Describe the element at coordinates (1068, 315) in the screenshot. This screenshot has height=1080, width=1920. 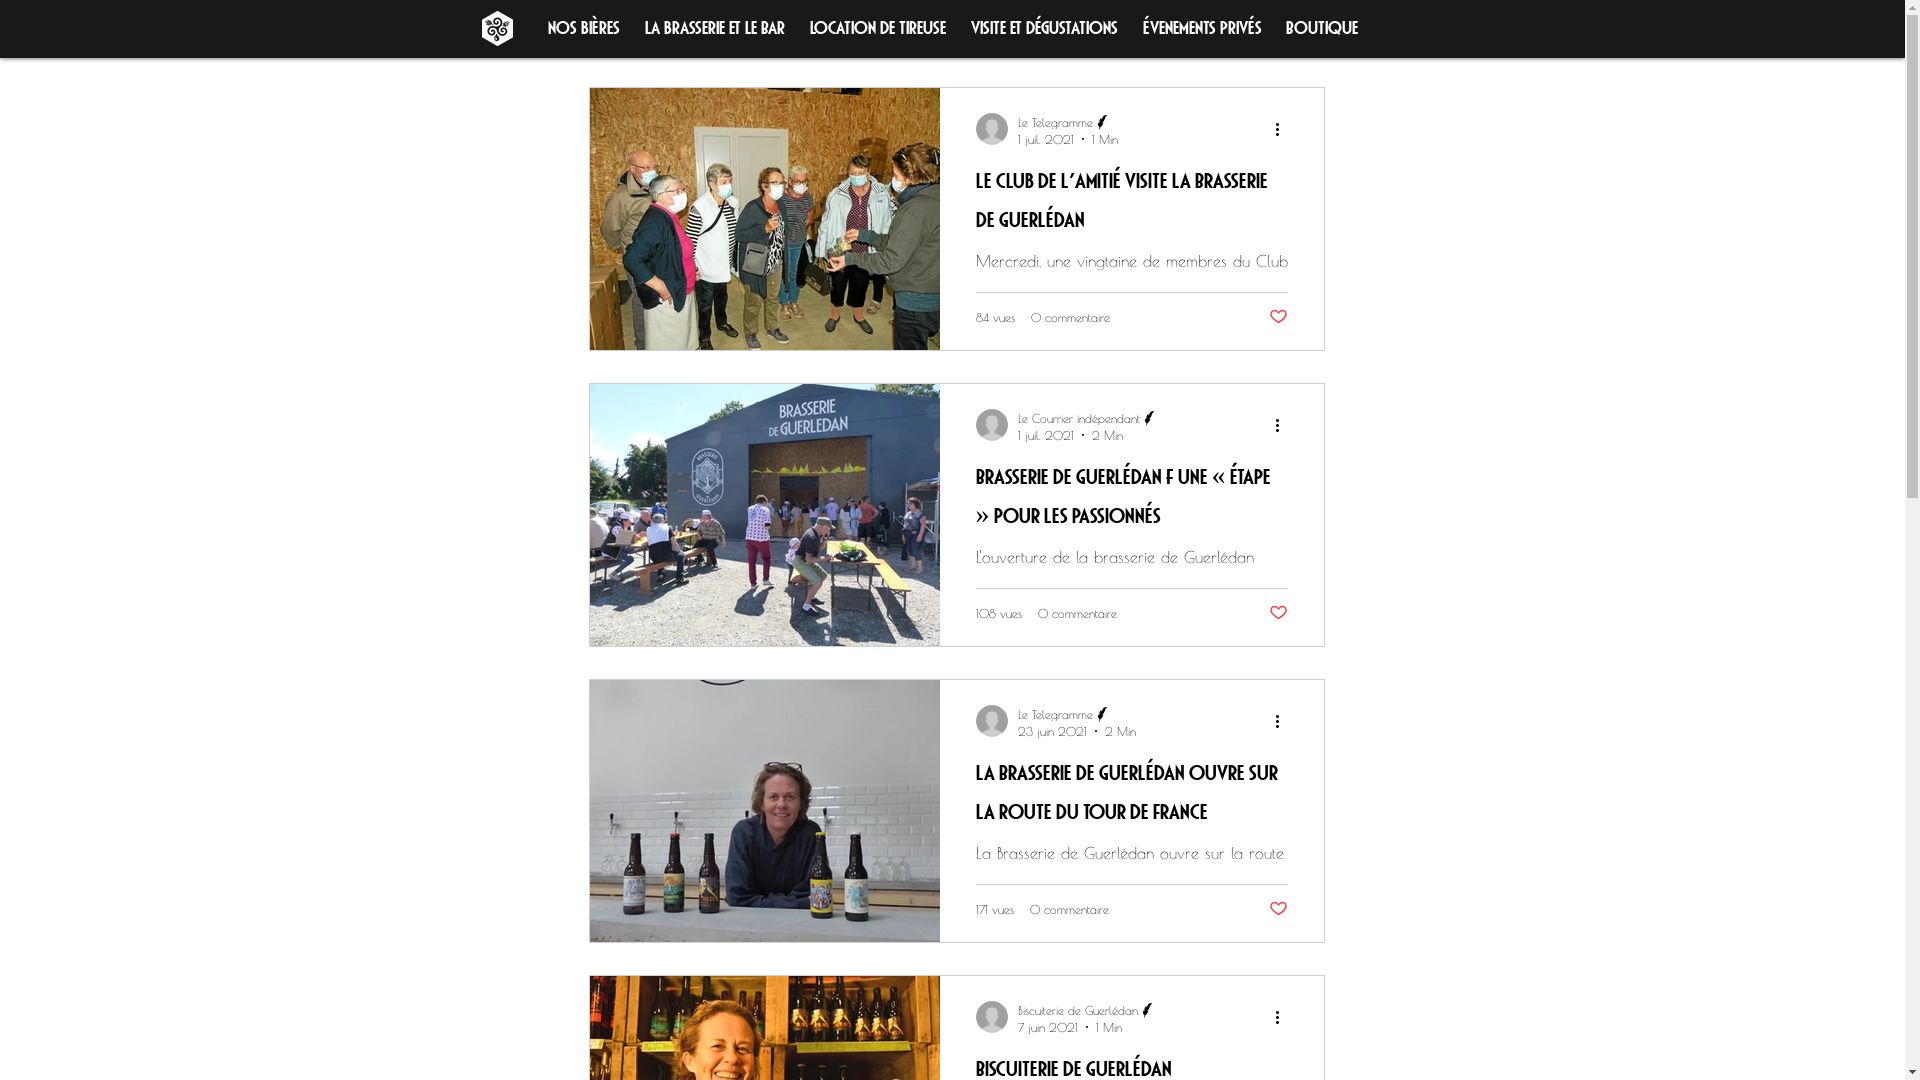
I see `'0 commentaire'` at that location.